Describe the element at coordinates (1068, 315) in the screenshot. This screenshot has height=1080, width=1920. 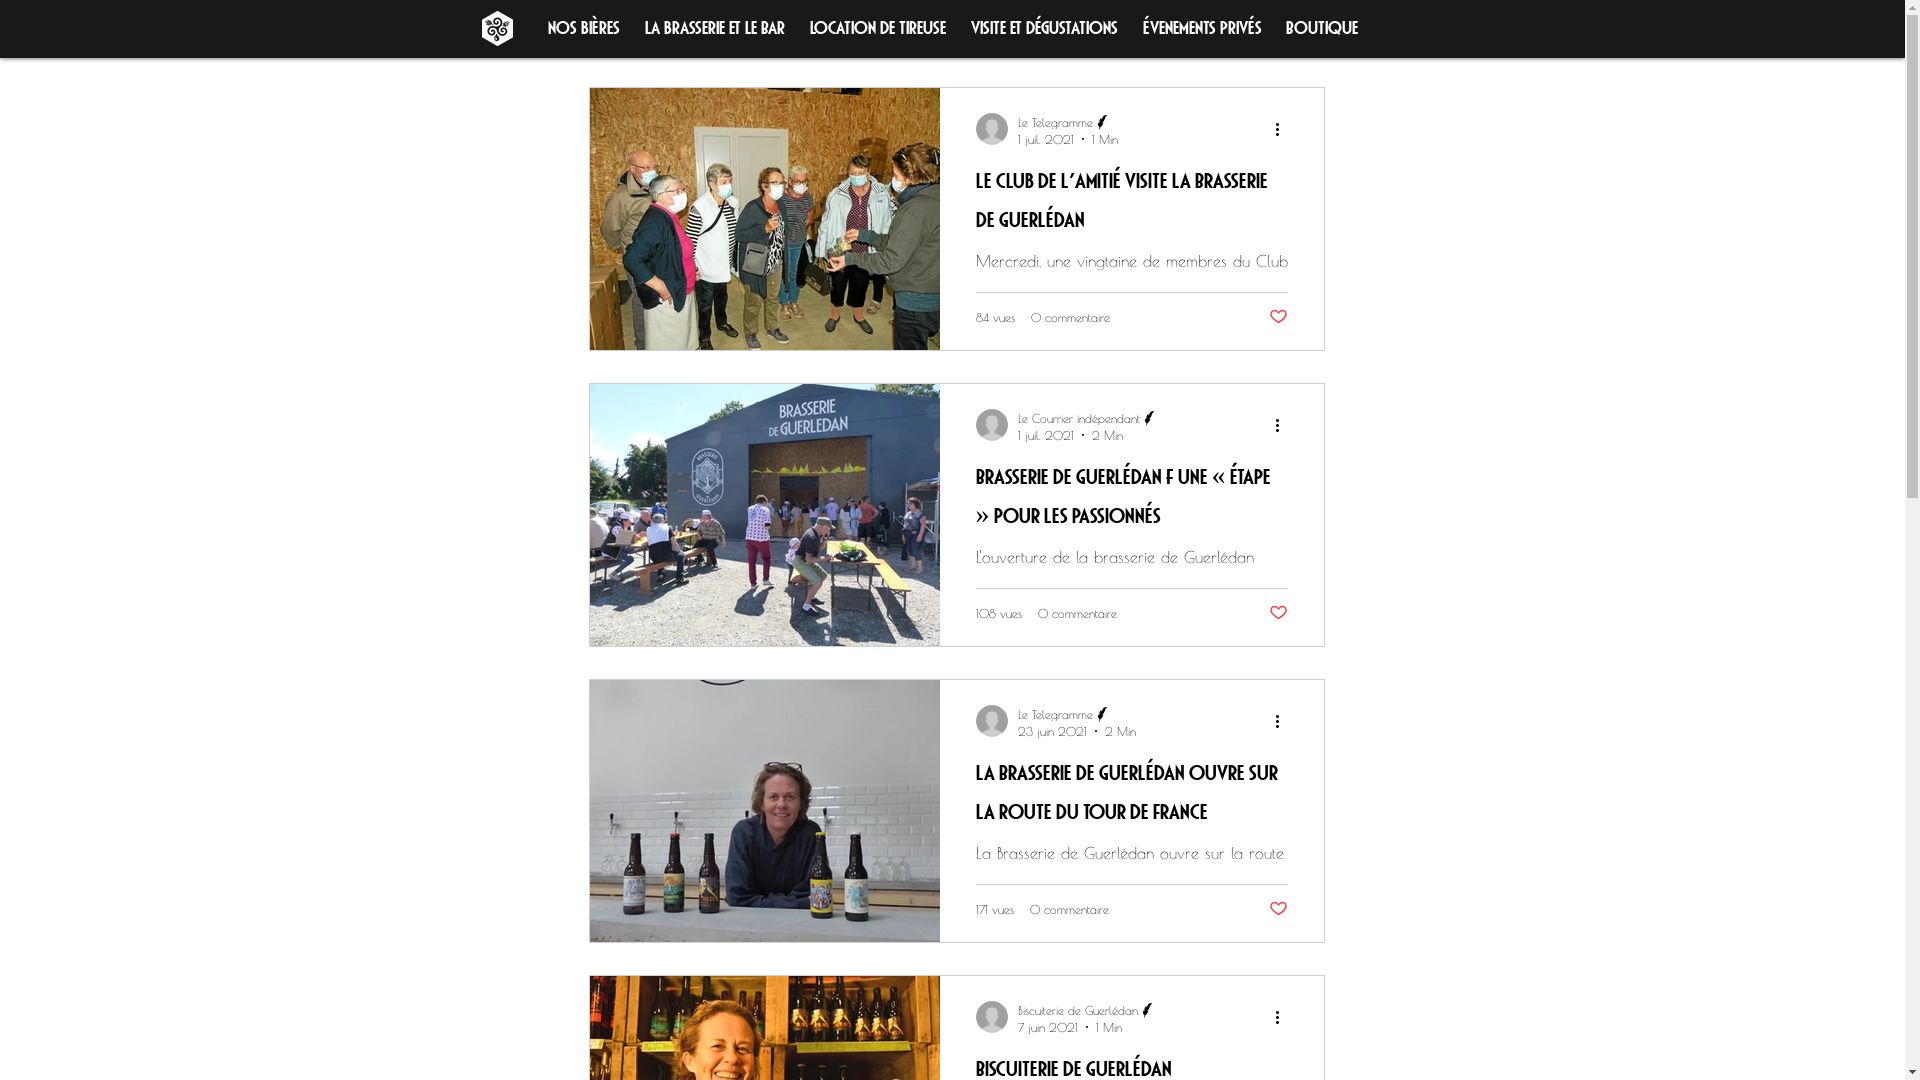
I see `'0 commentaire'` at that location.